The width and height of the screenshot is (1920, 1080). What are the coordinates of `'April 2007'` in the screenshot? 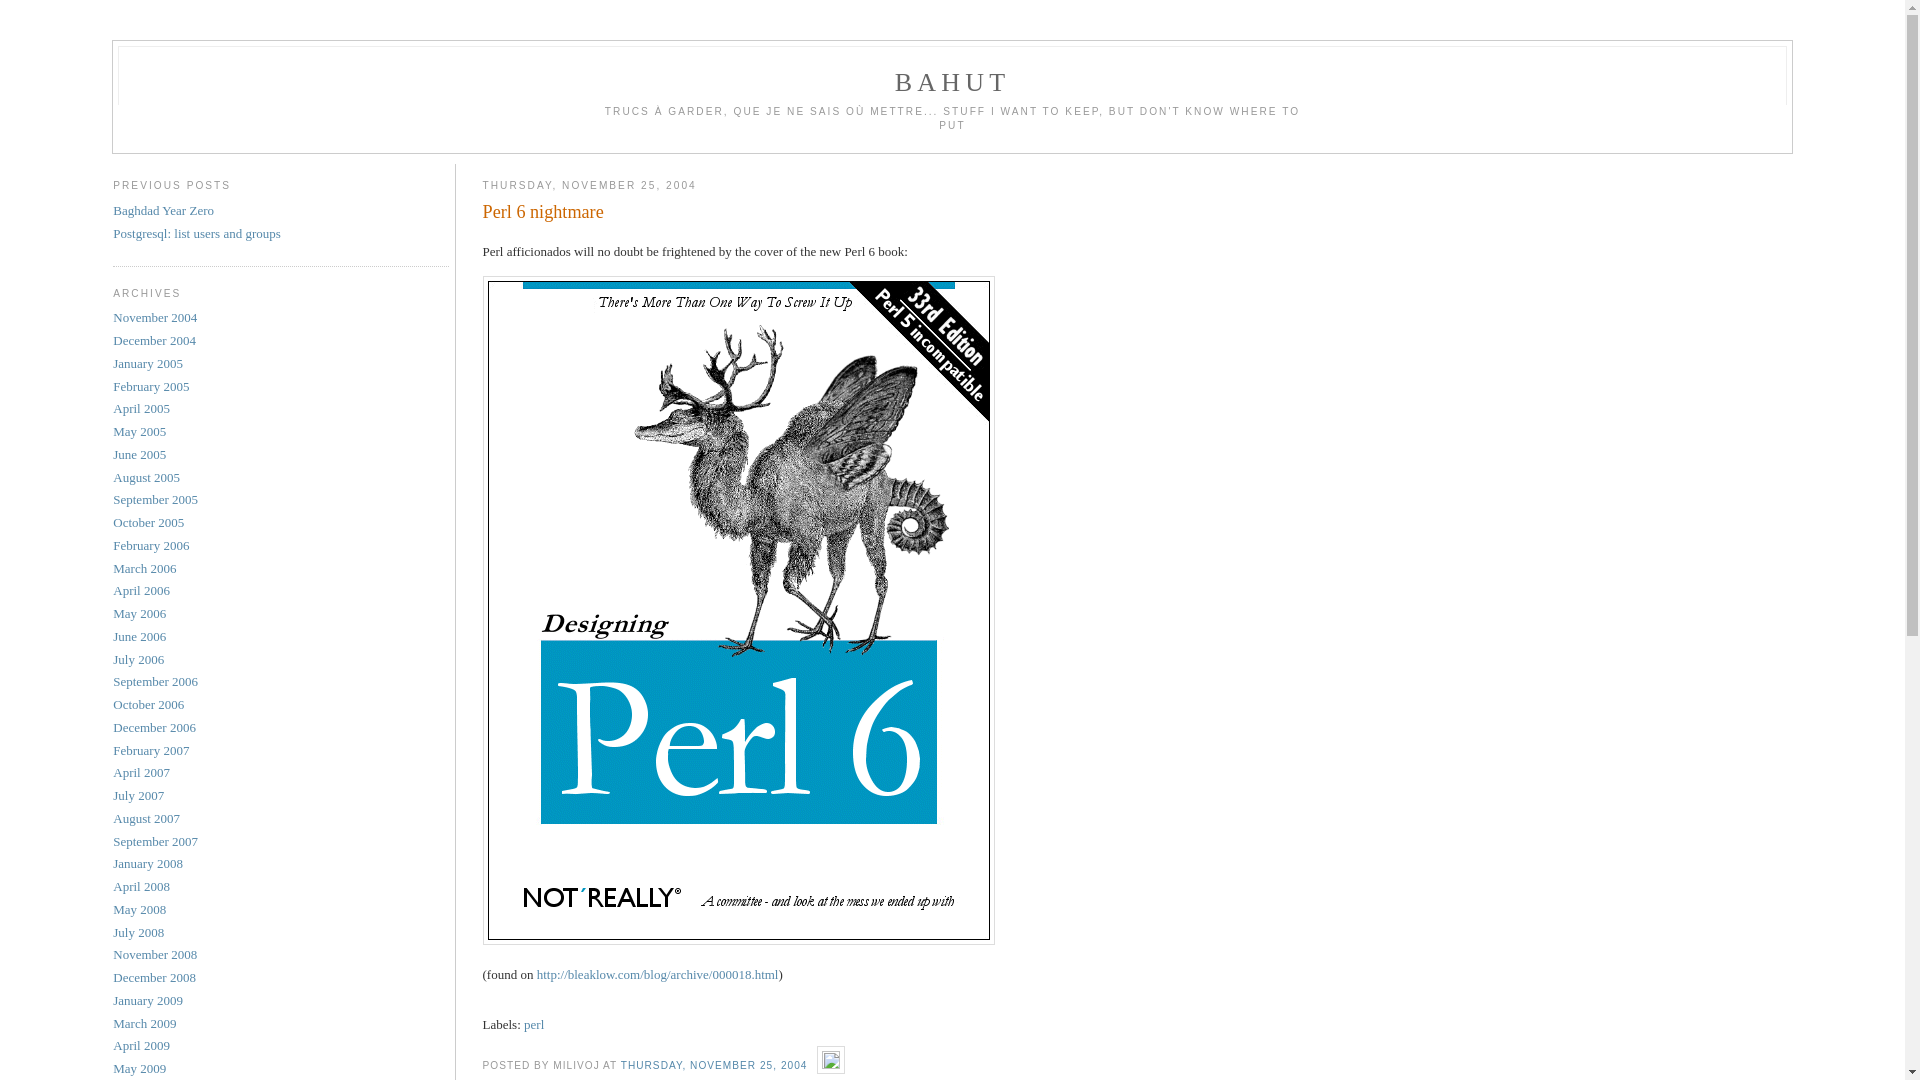 It's located at (140, 771).